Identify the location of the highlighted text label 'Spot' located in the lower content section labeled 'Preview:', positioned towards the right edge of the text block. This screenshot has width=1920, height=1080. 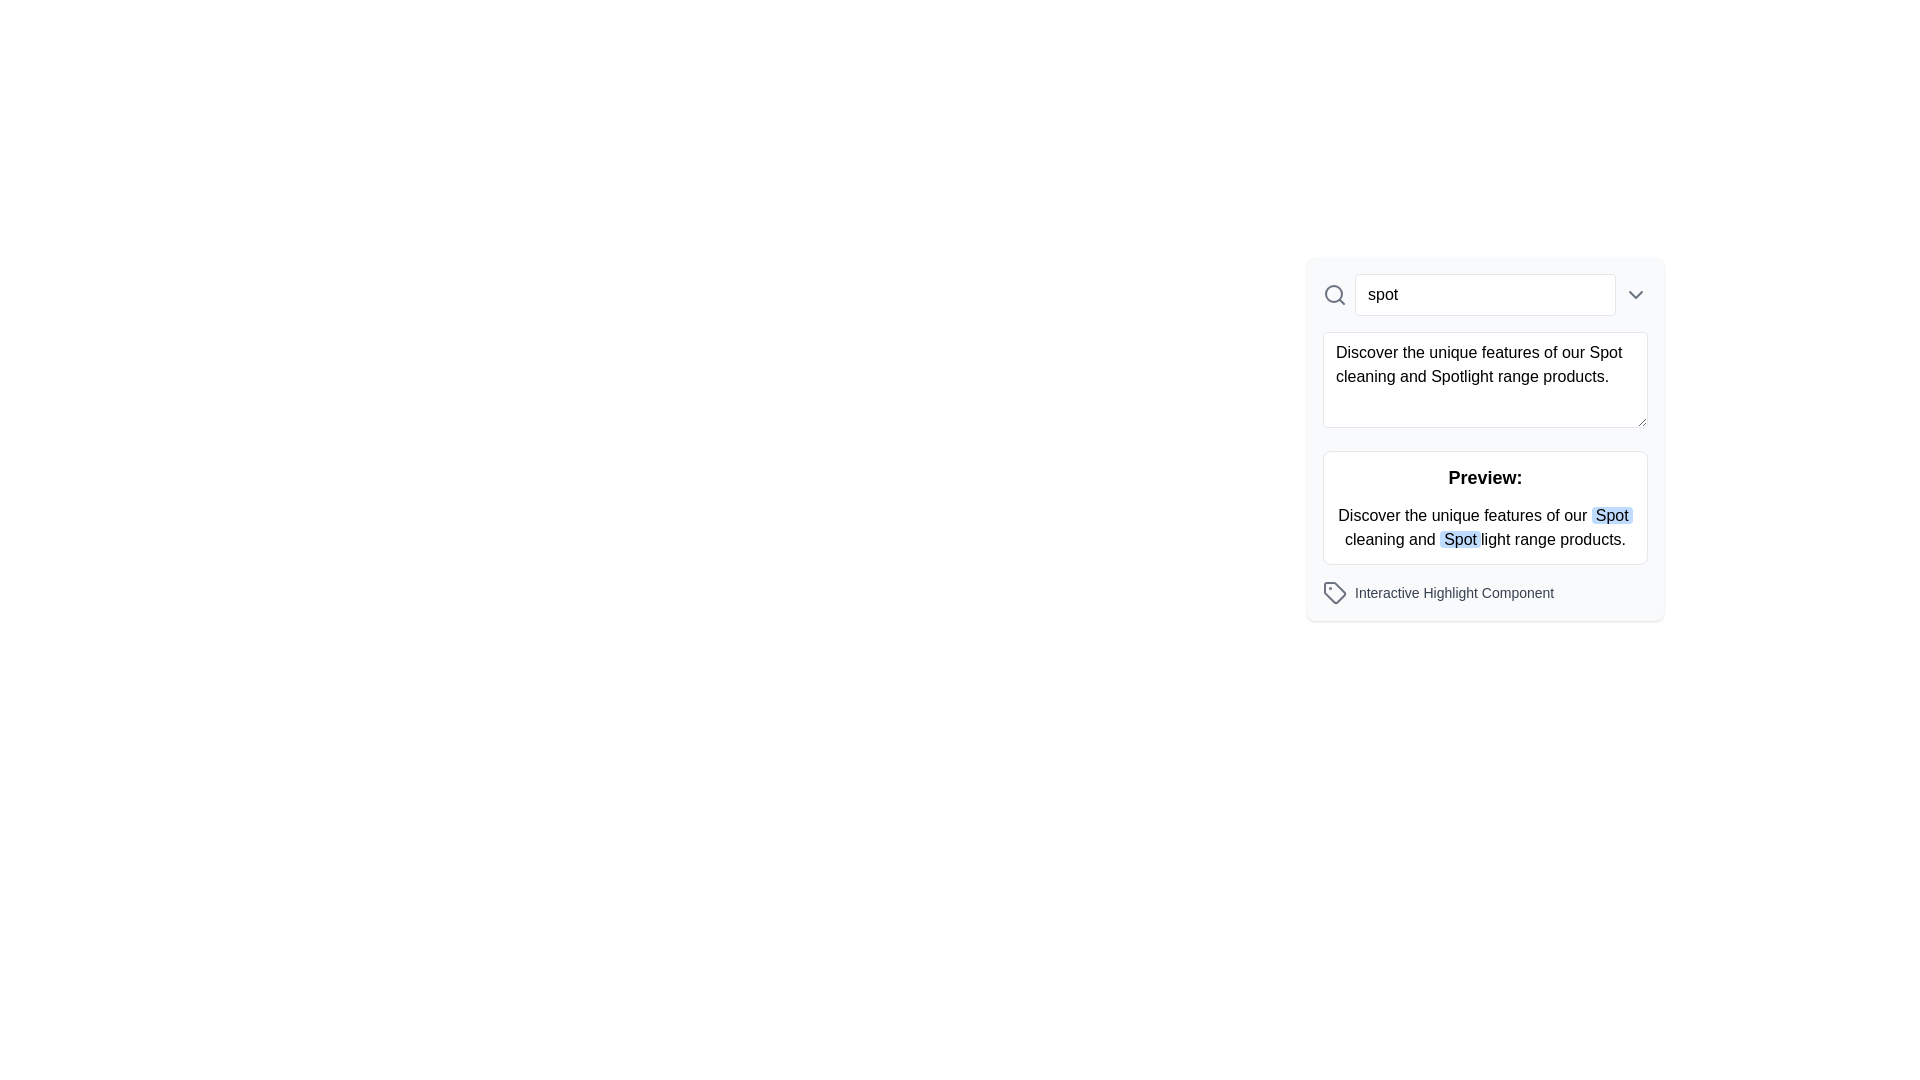
(1612, 514).